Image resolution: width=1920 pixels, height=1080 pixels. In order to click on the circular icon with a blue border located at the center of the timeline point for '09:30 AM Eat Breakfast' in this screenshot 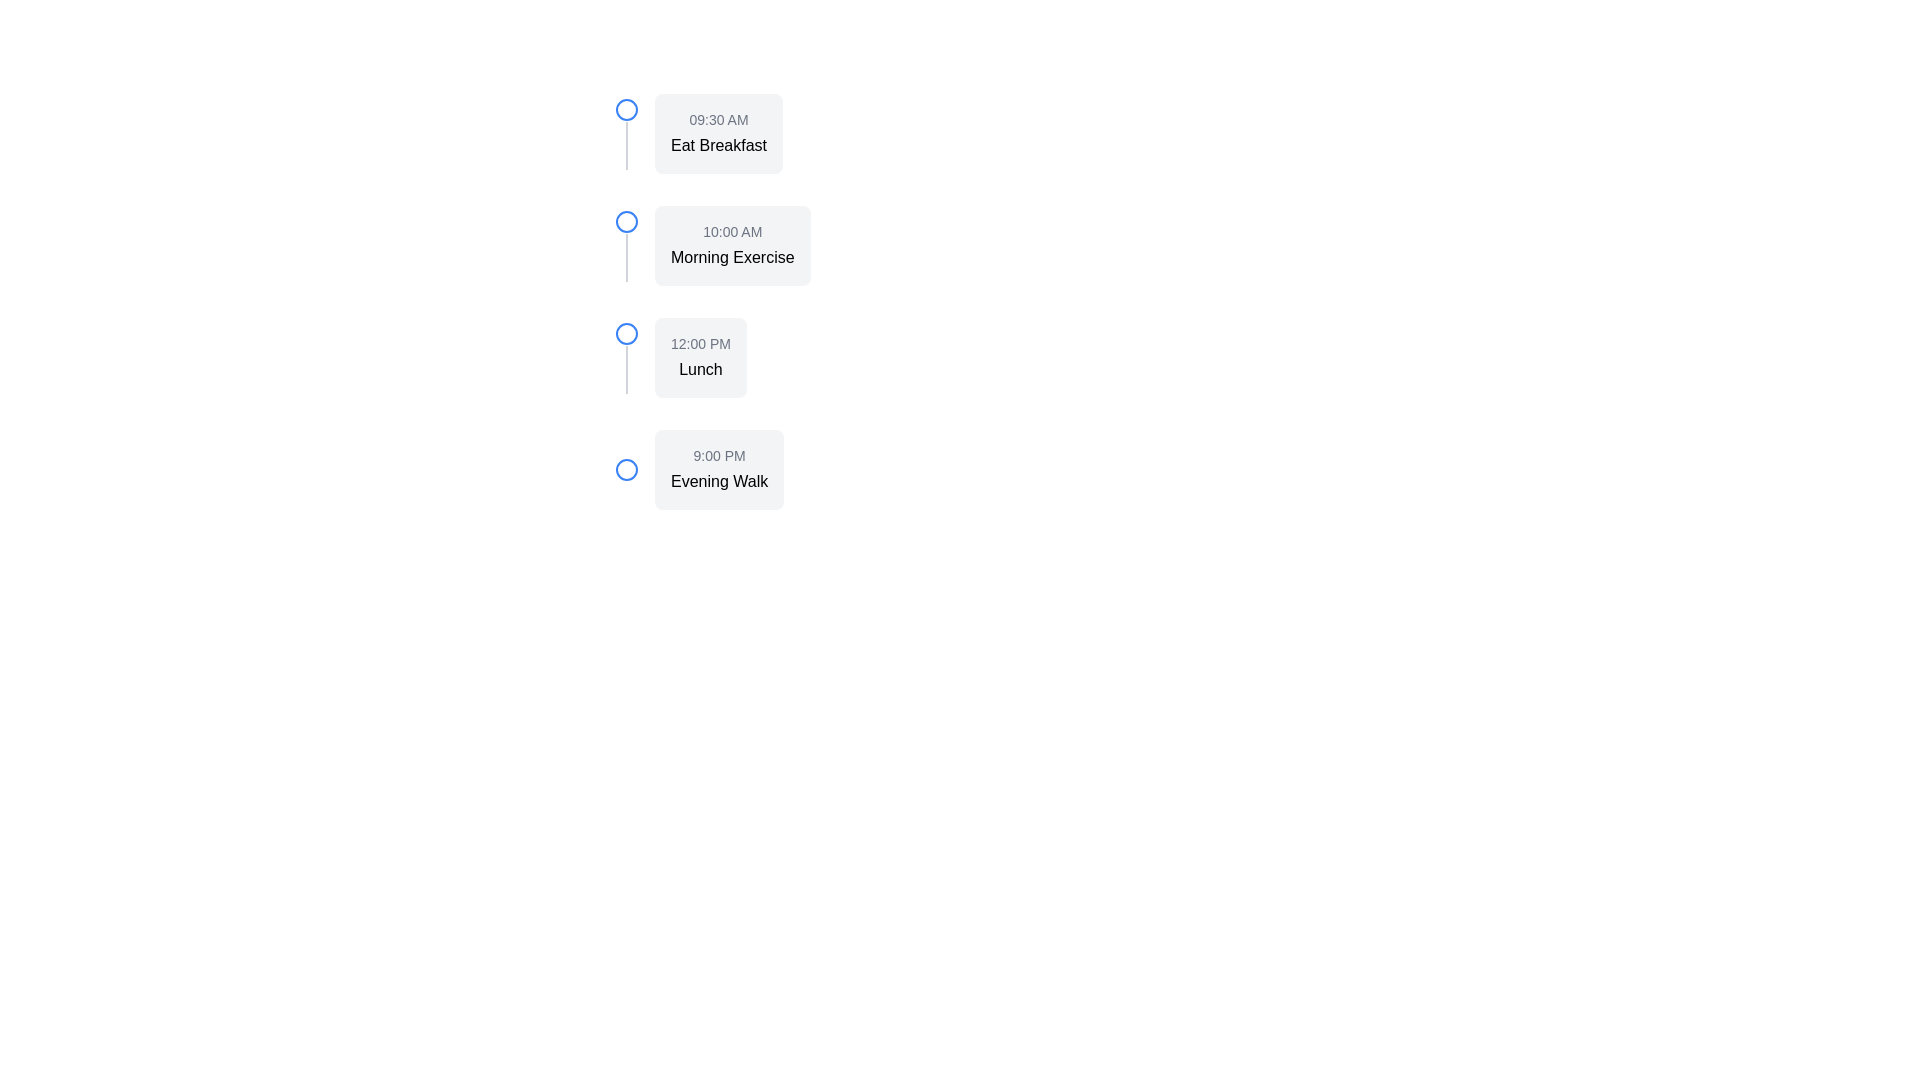, I will do `click(626, 110)`.